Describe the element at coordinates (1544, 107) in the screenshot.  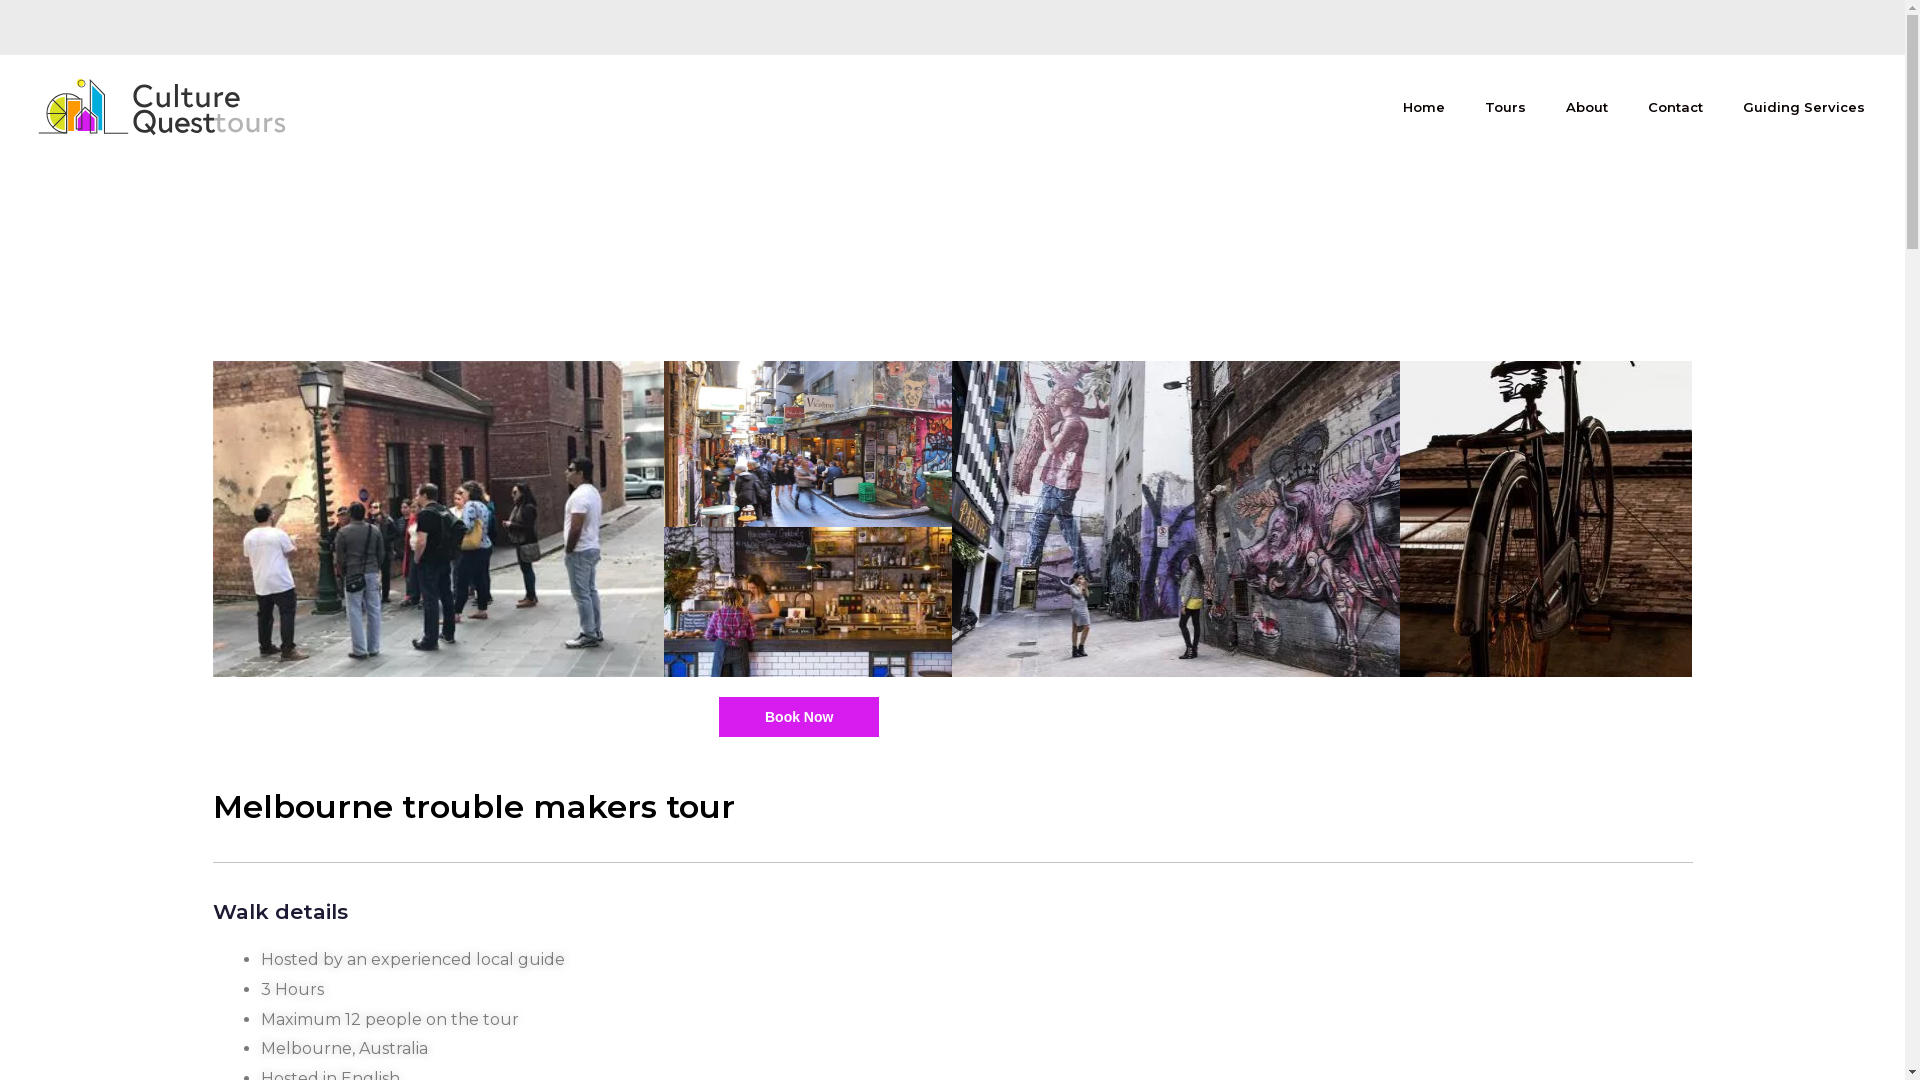
I see `'About'` at that location.